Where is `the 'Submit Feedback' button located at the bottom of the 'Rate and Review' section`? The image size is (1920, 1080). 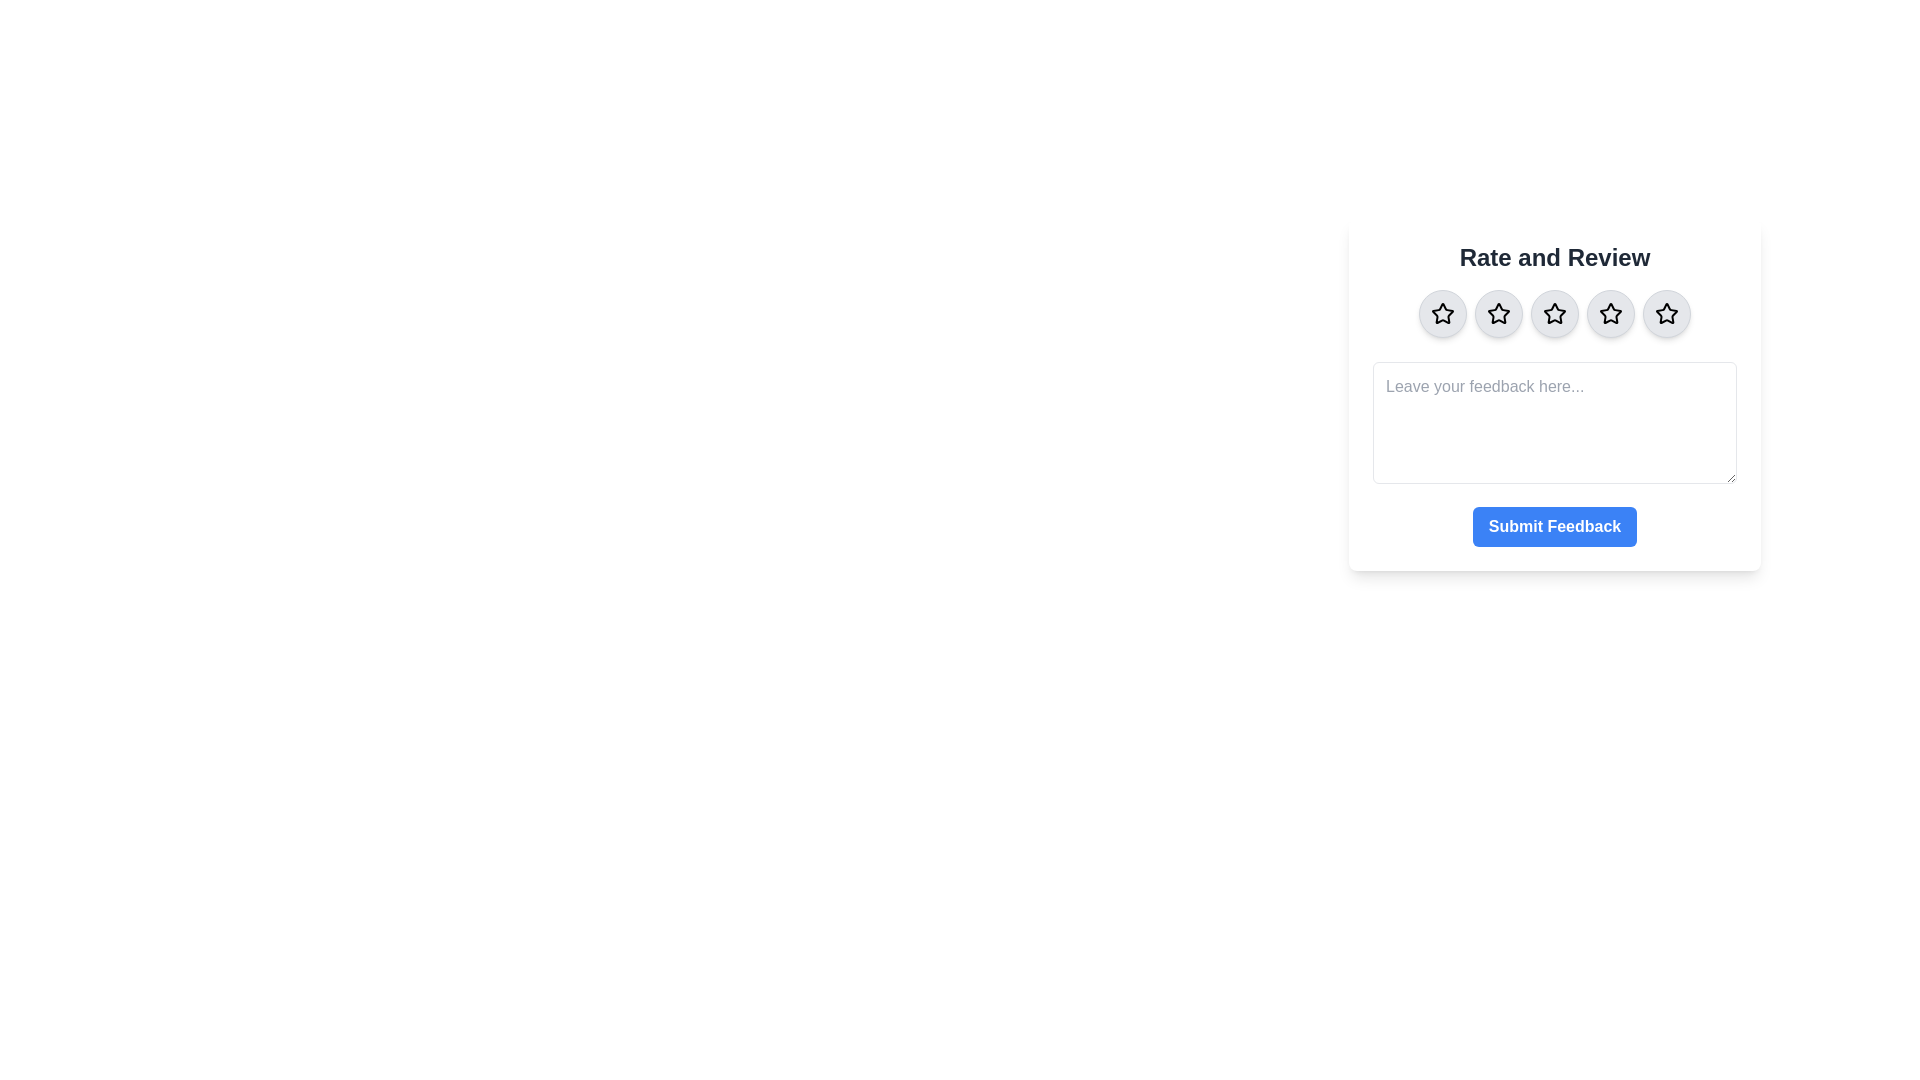 the 'Submit Feedback' button located at the bottom of the 'Rate and Review' section is located at coordinates (1554, 526).